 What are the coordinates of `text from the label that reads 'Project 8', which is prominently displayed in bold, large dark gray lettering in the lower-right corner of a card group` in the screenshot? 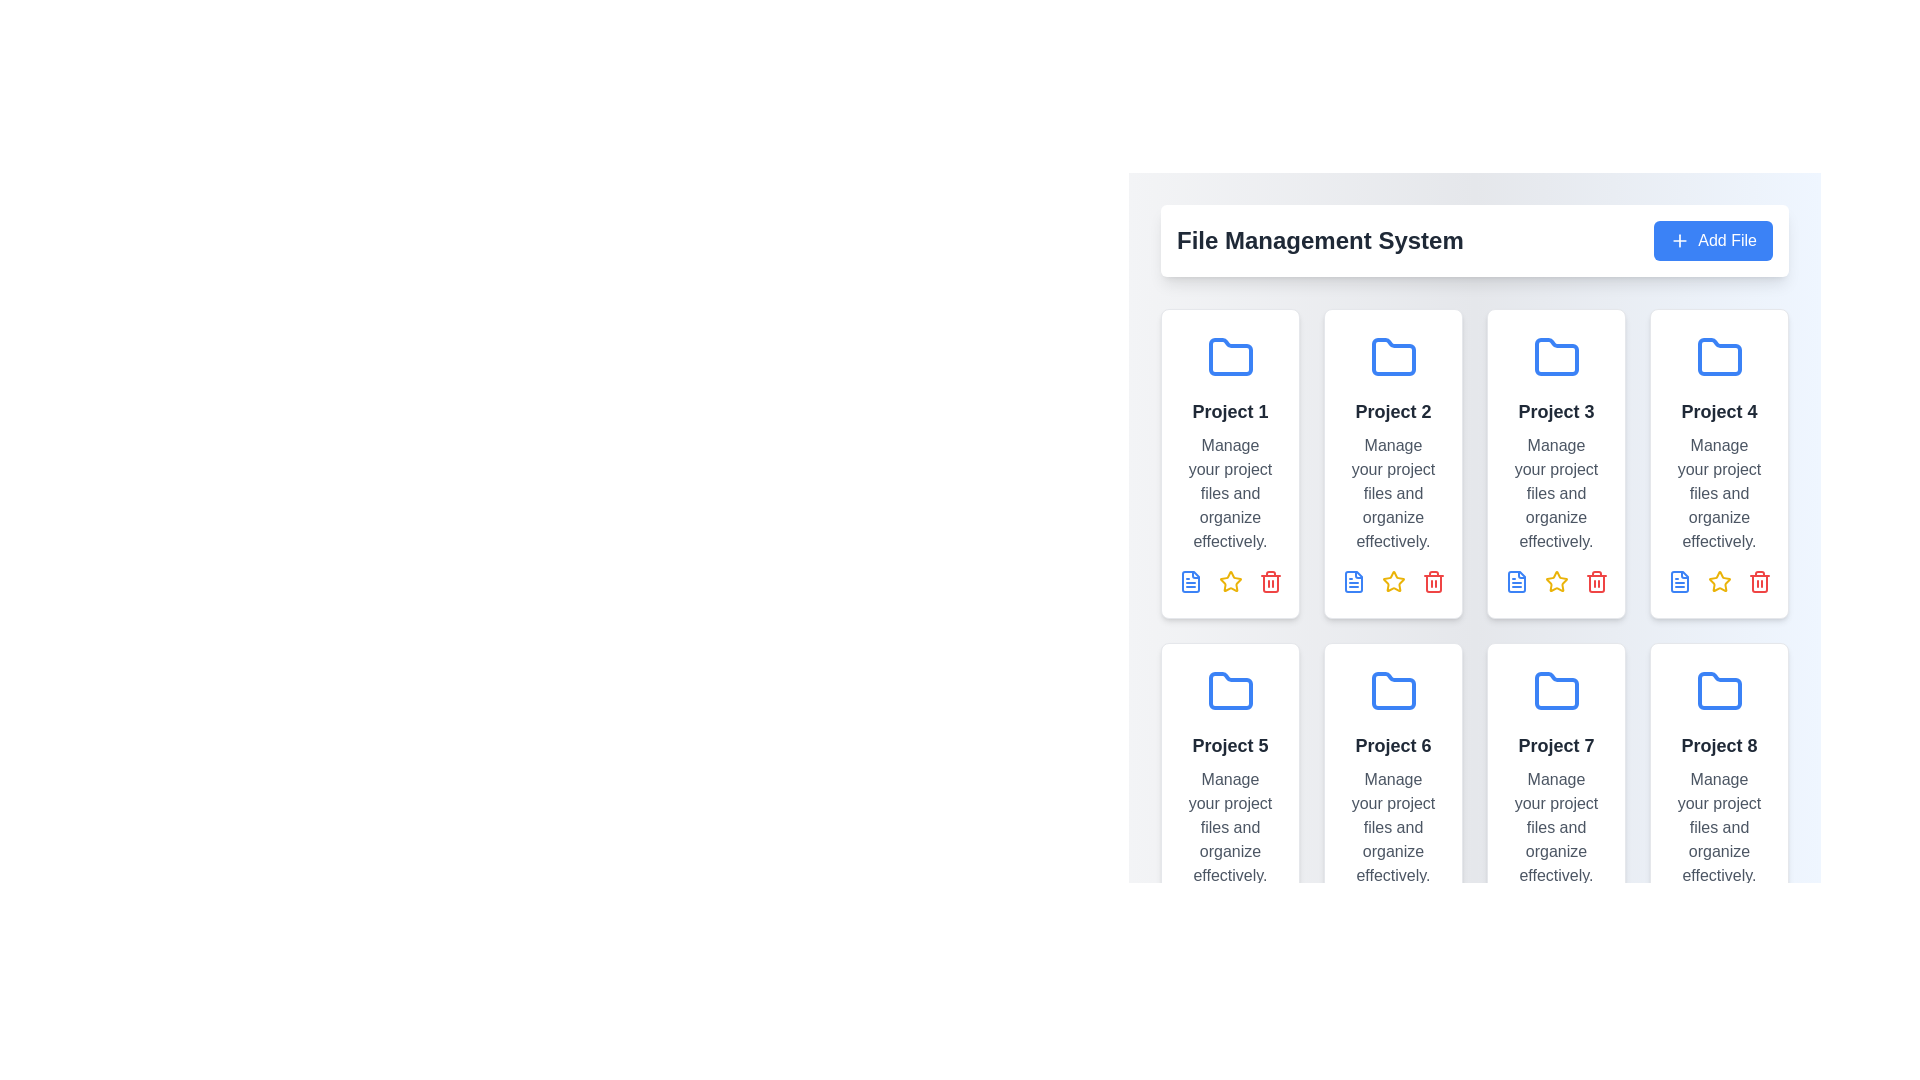 It's located at (1718, 745).